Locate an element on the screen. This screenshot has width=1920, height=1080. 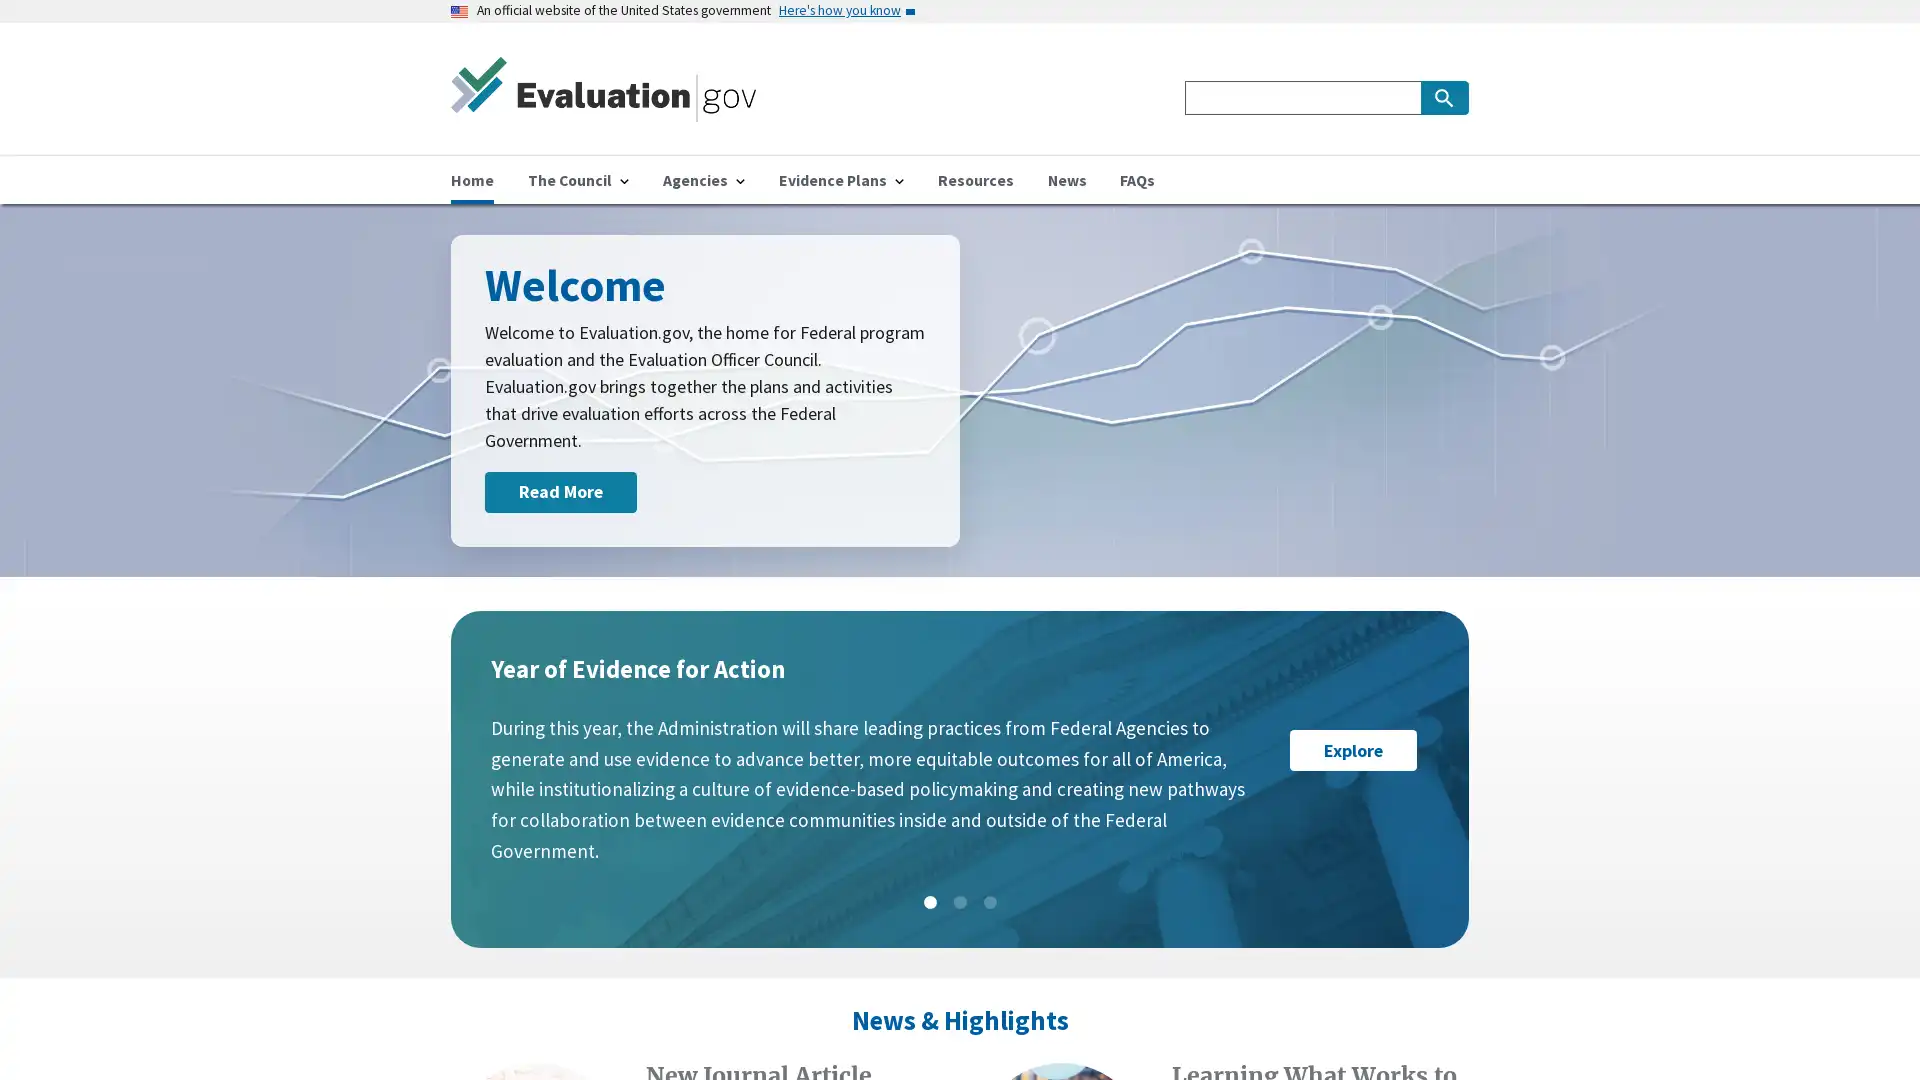
Slide: 2 is located at coordinates (960, 902).